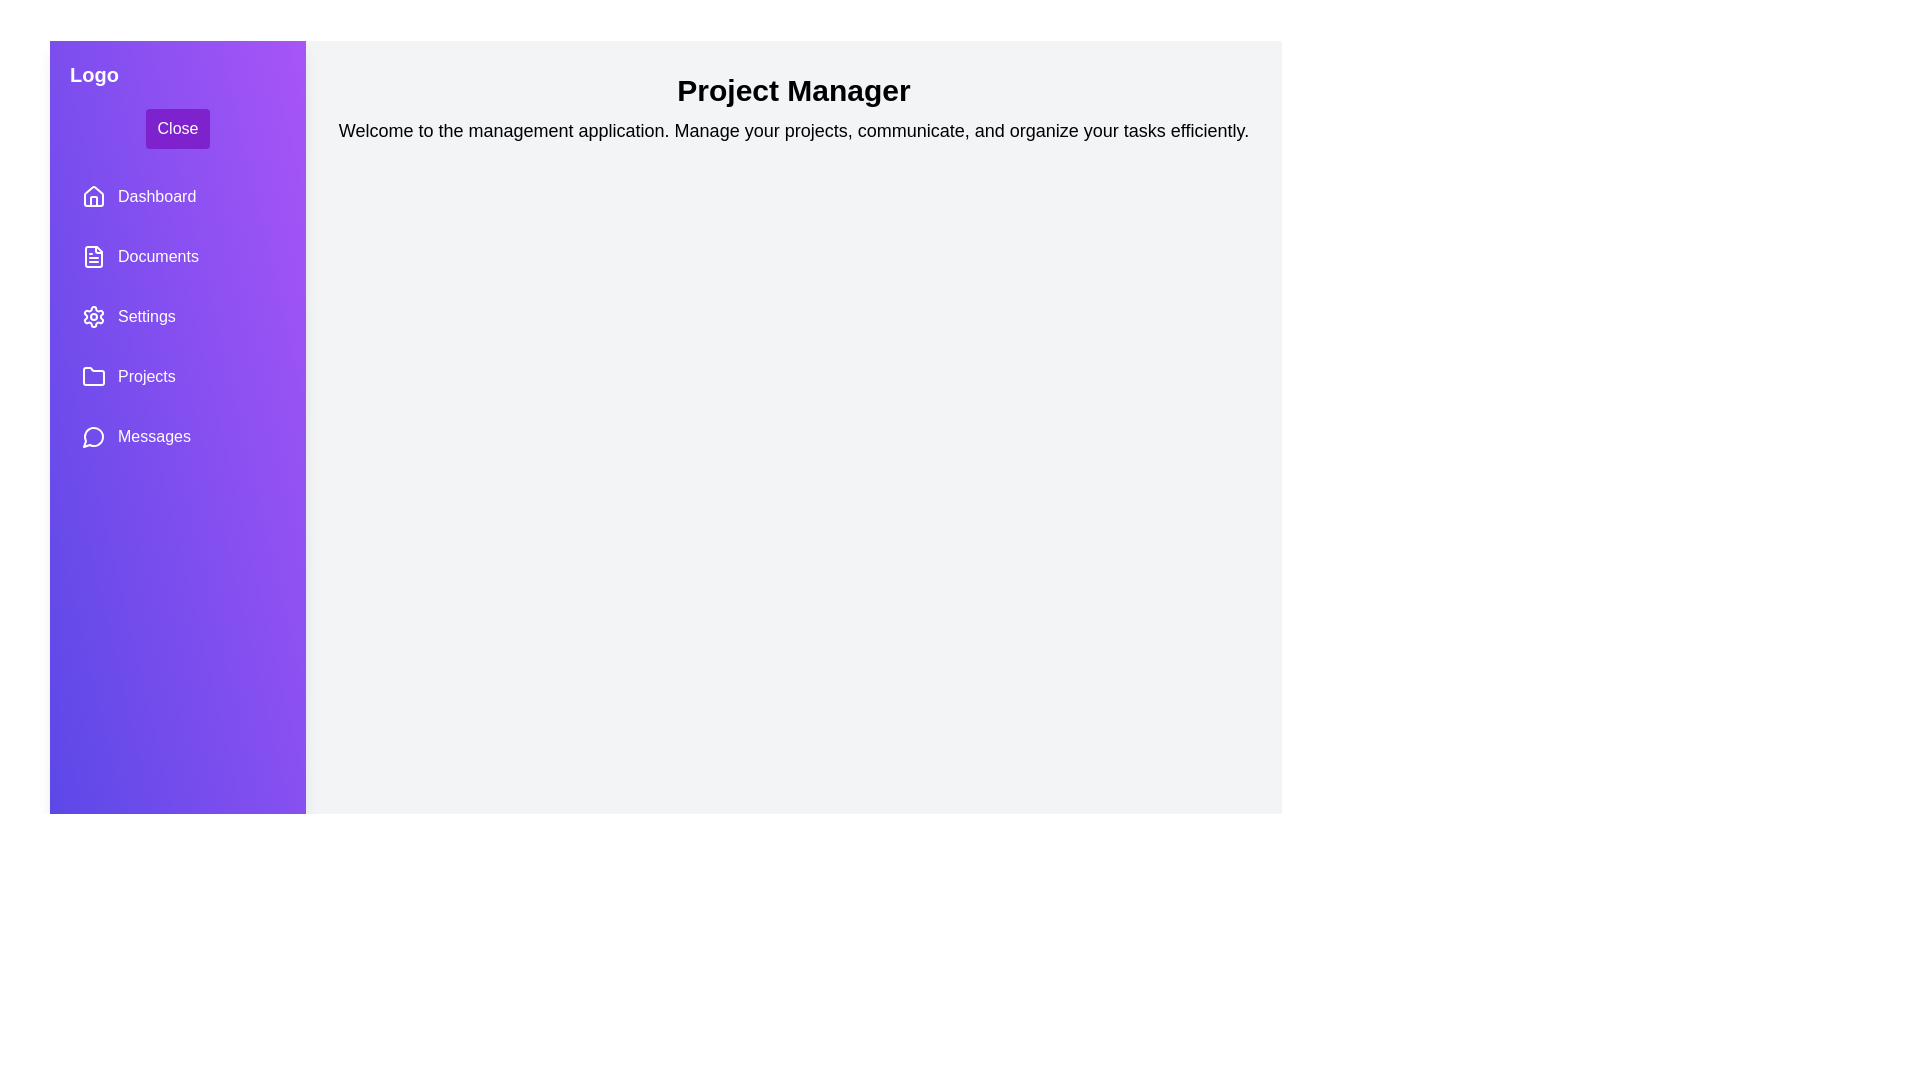 The width and height of the screenshot is (1920, 1080). I want to click on the navigation item labeled Projects to navigate to the respective section, so click(177, 377).